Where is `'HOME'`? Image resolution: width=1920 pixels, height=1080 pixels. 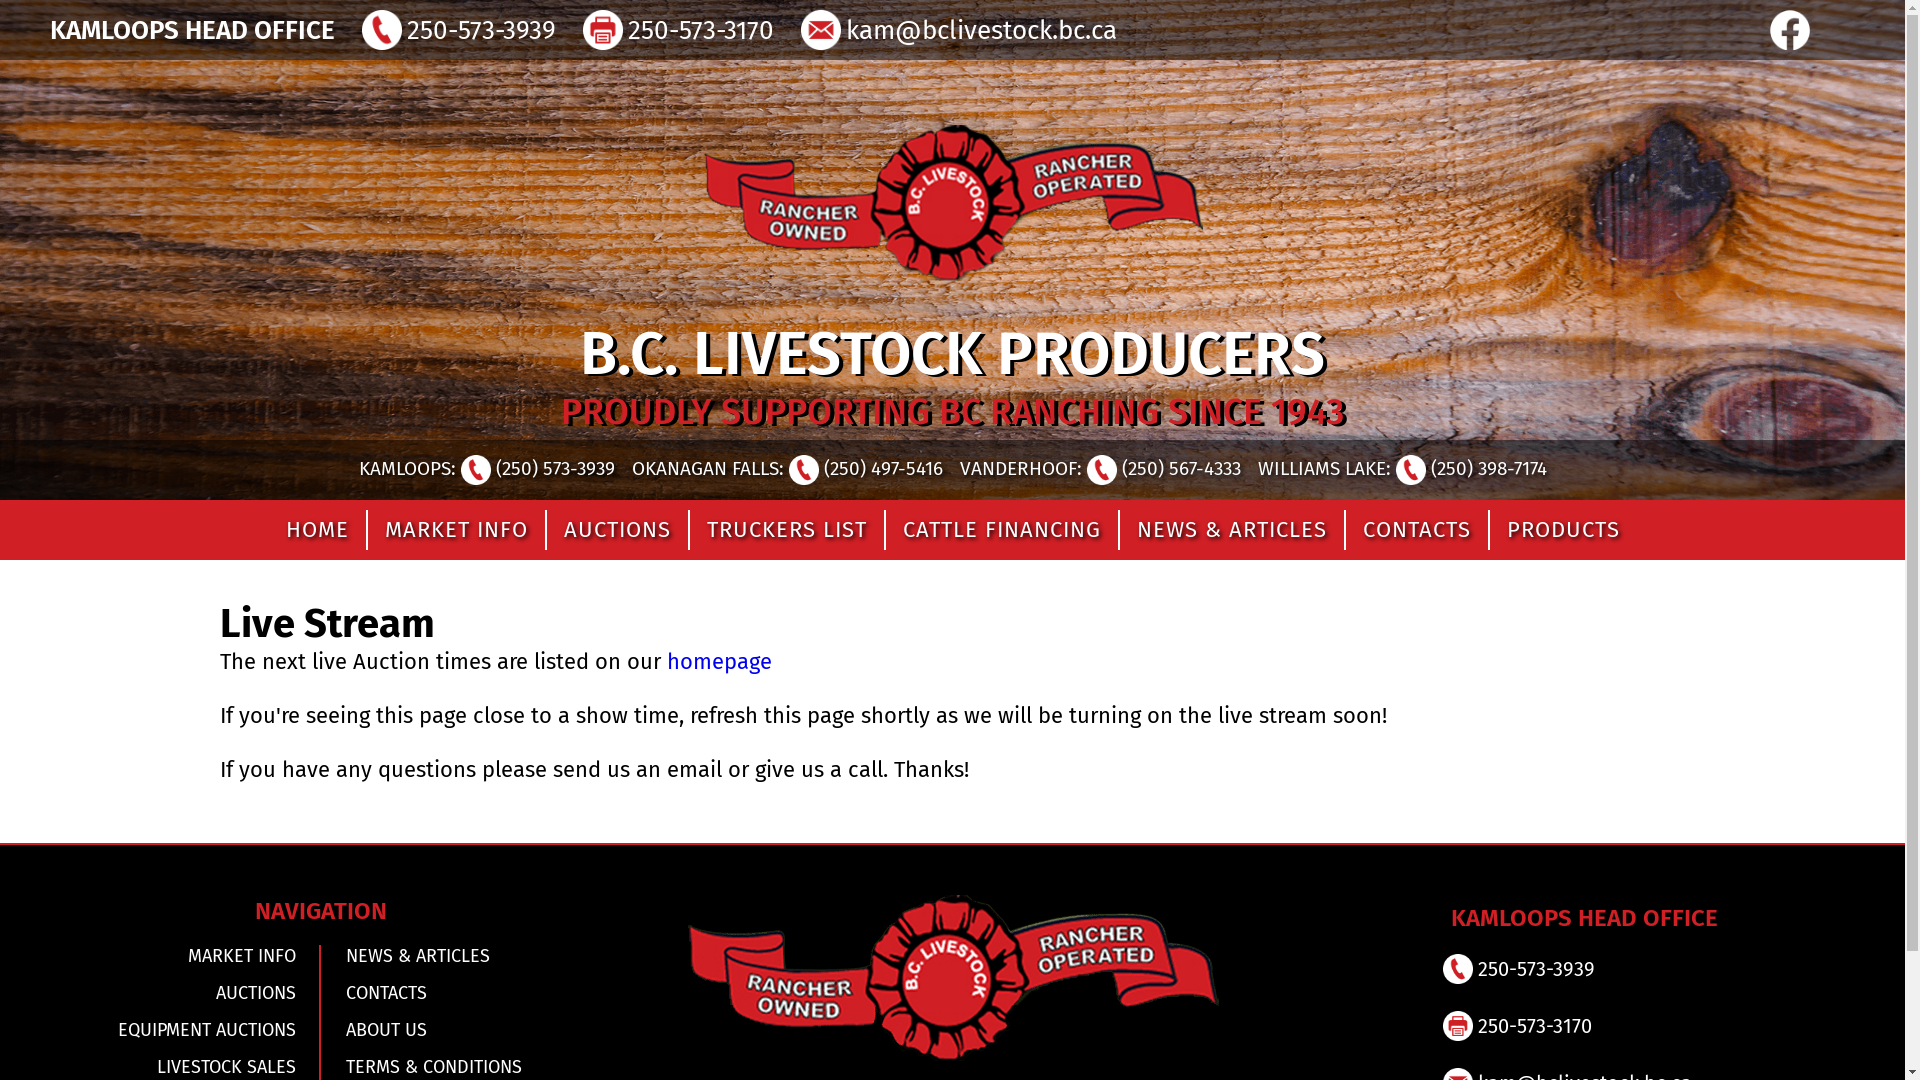
'HOME' is located at coordinates (315, 528).